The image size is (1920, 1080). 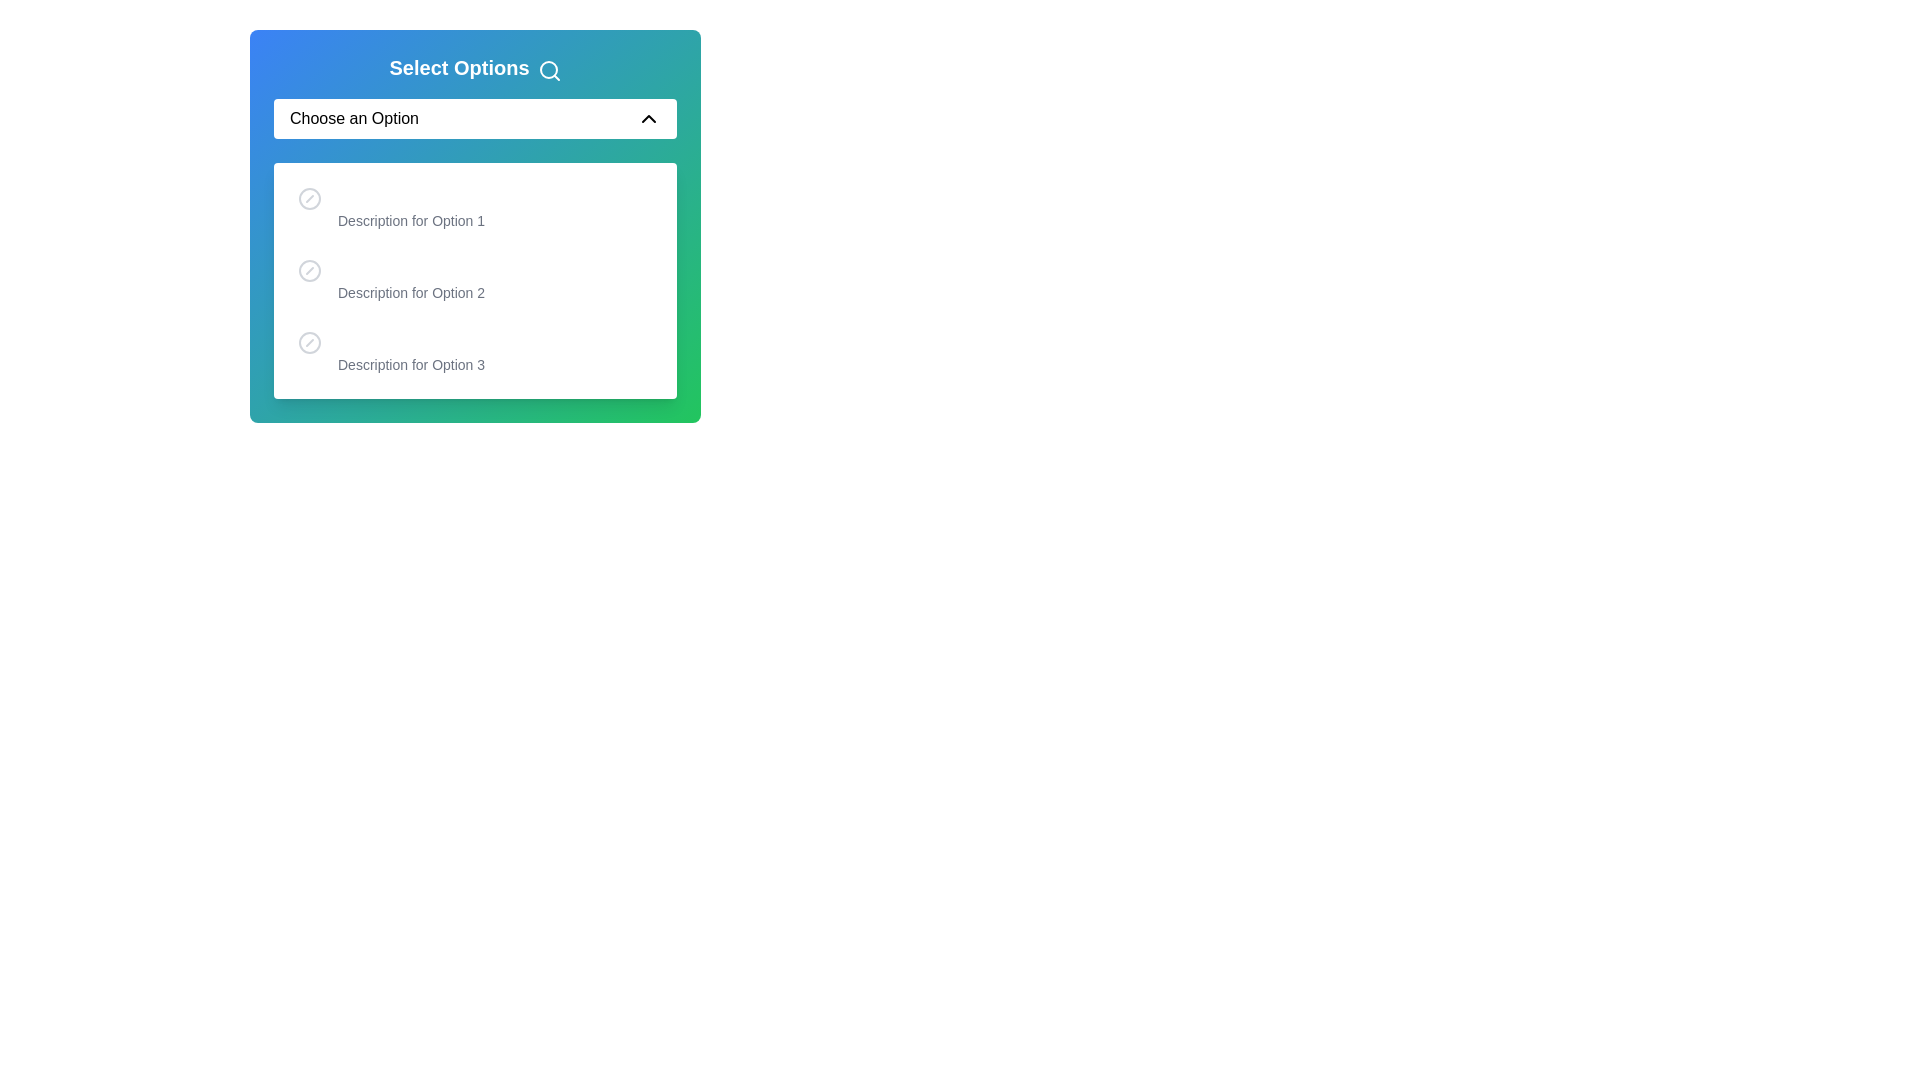 I want to click on the static text element that reads 'Description for Option 1', which is located below the bold title 'Option 1' in the dropdown menu, so click(x=410, y=220).